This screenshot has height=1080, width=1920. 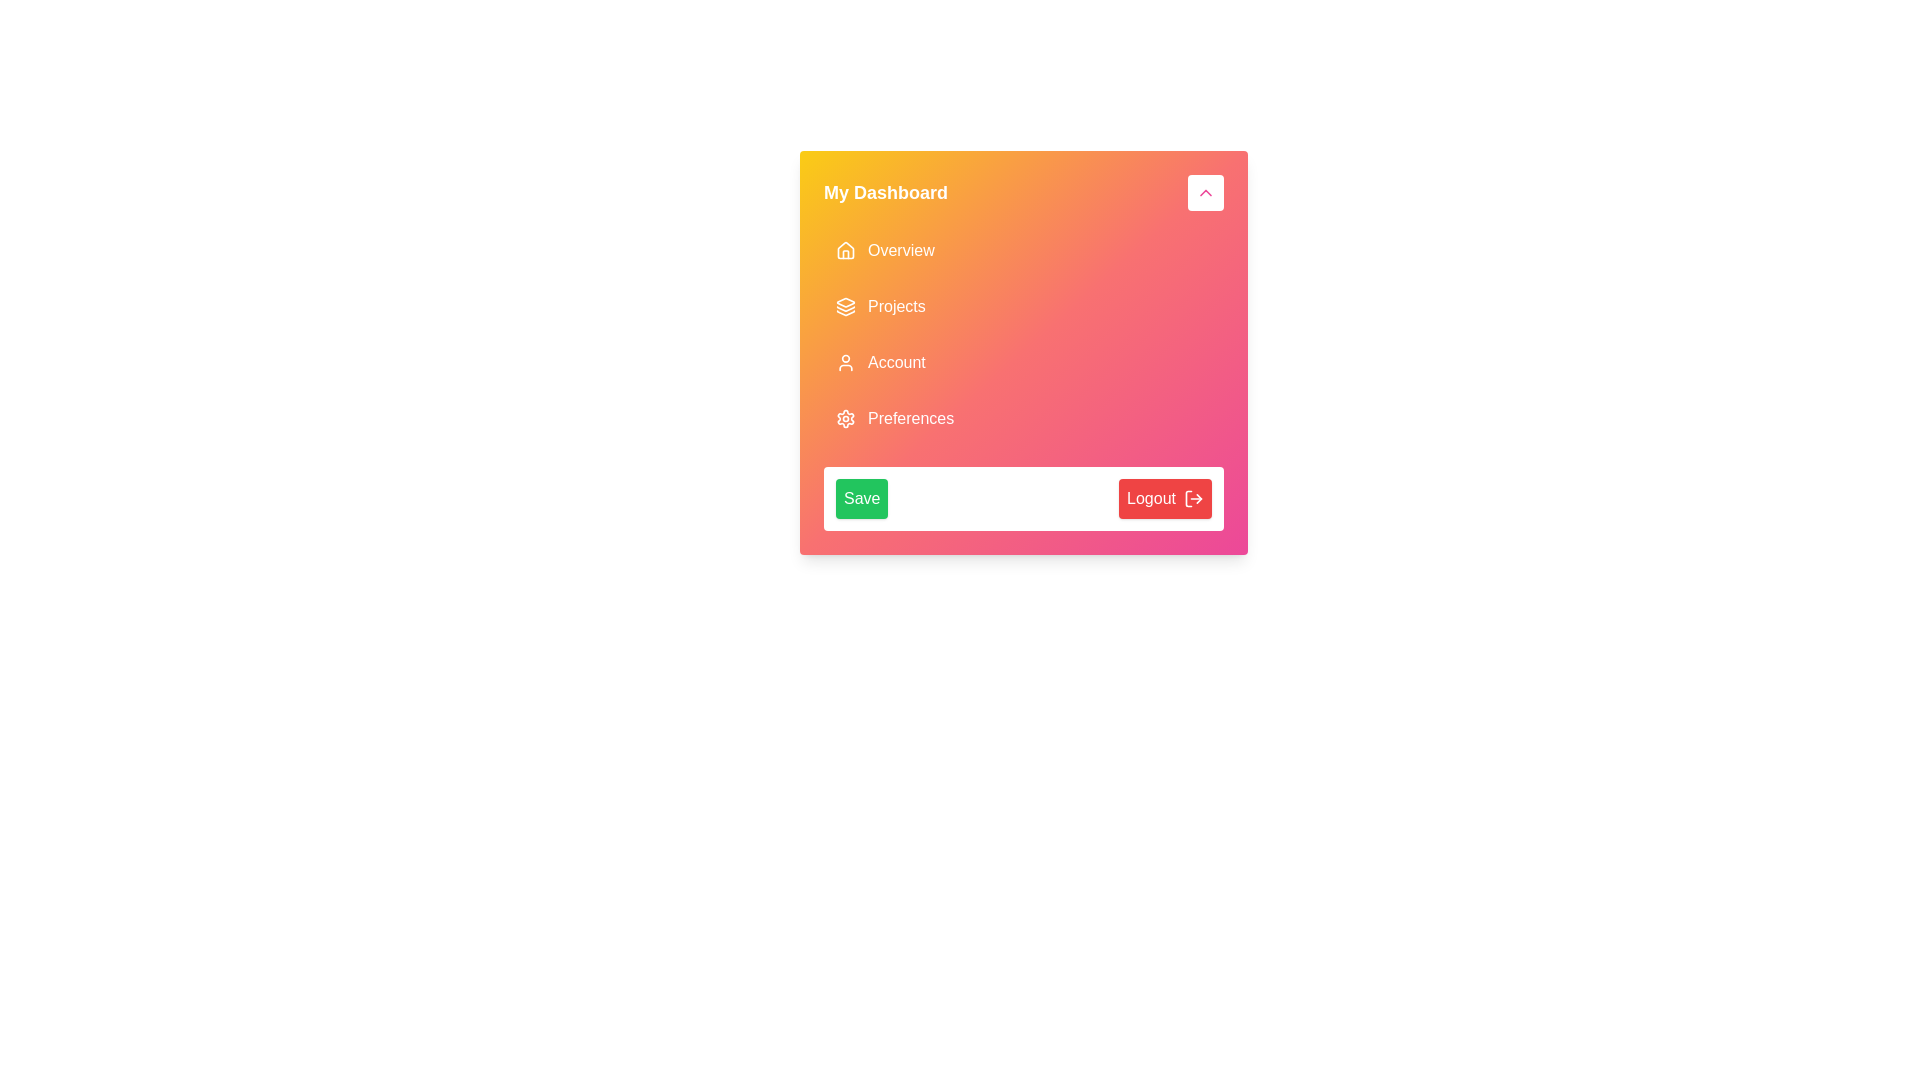 I want to click on the 'Overview' text label located in the menu below the 'My Dashboard' heading, so click(x=900, y=249).